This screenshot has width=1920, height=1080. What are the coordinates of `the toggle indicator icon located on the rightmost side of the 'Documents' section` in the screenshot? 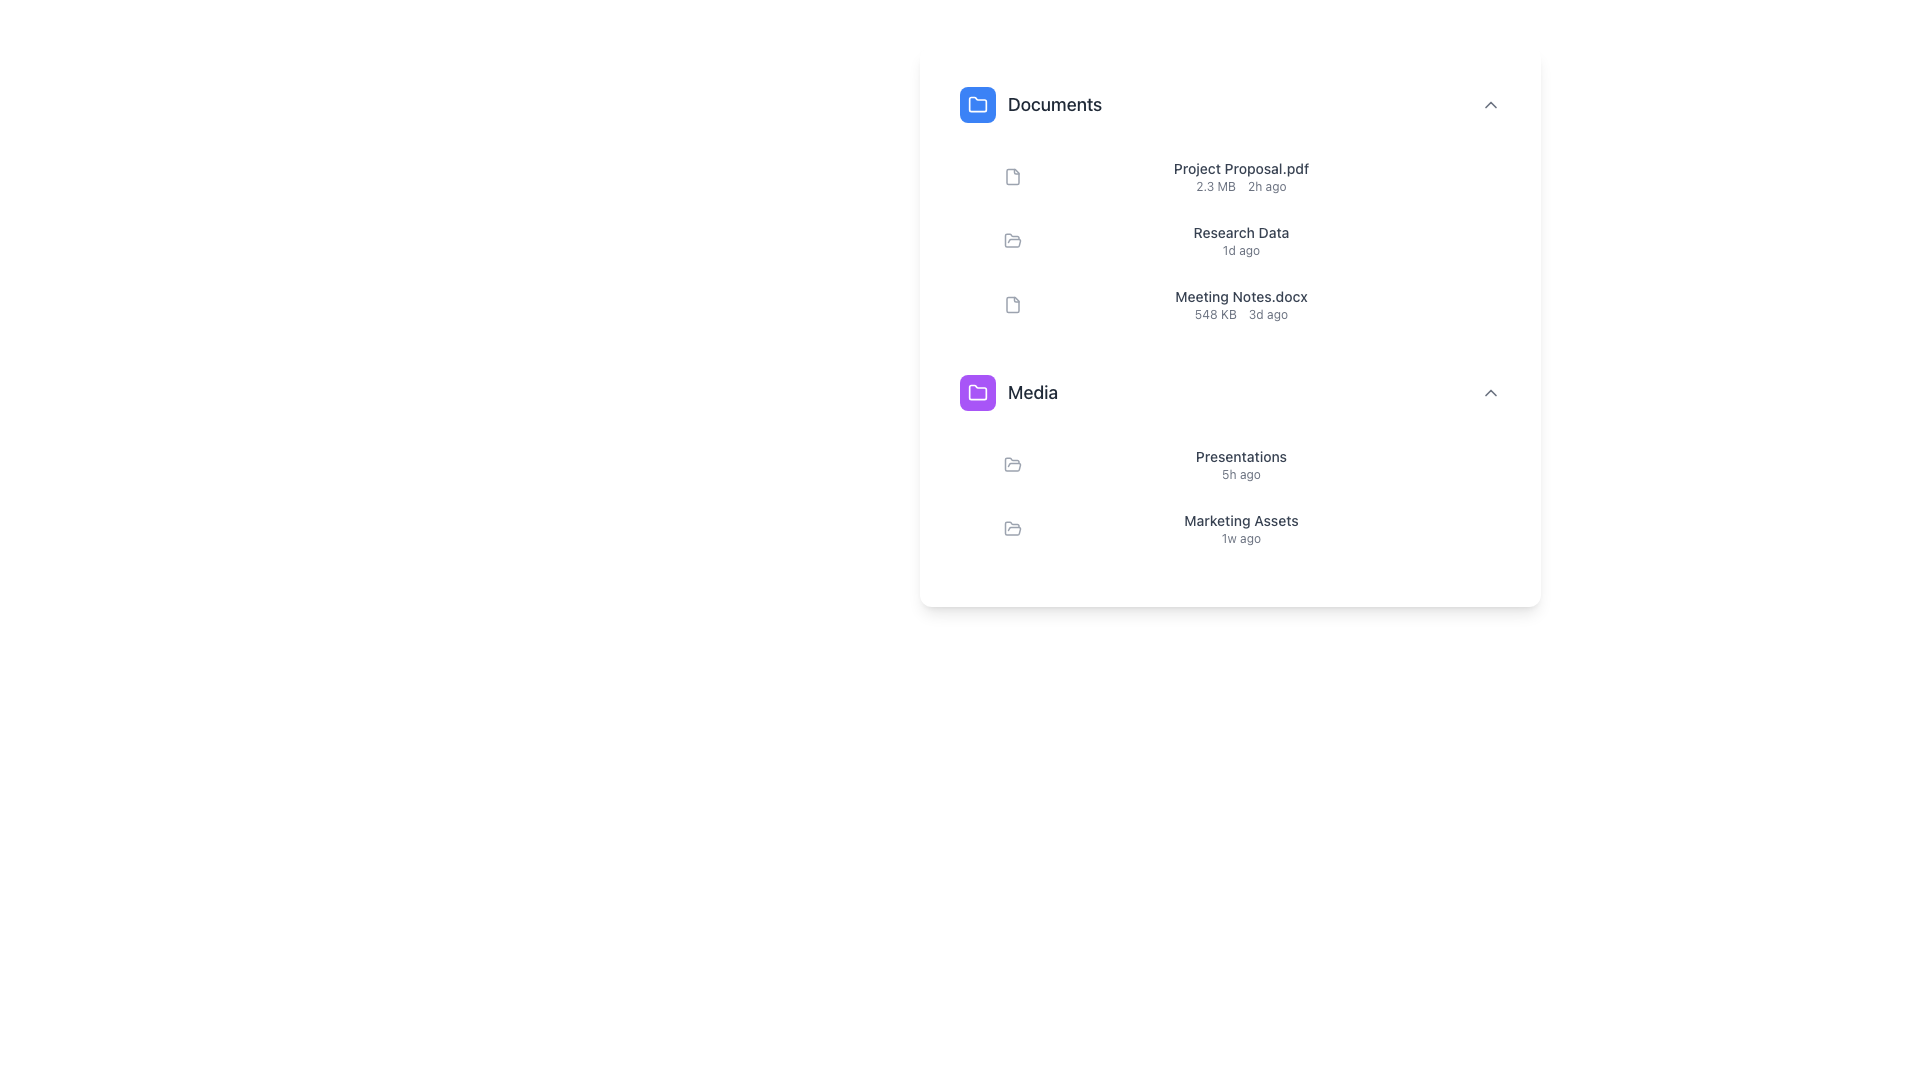 It's located at (1491, 104).